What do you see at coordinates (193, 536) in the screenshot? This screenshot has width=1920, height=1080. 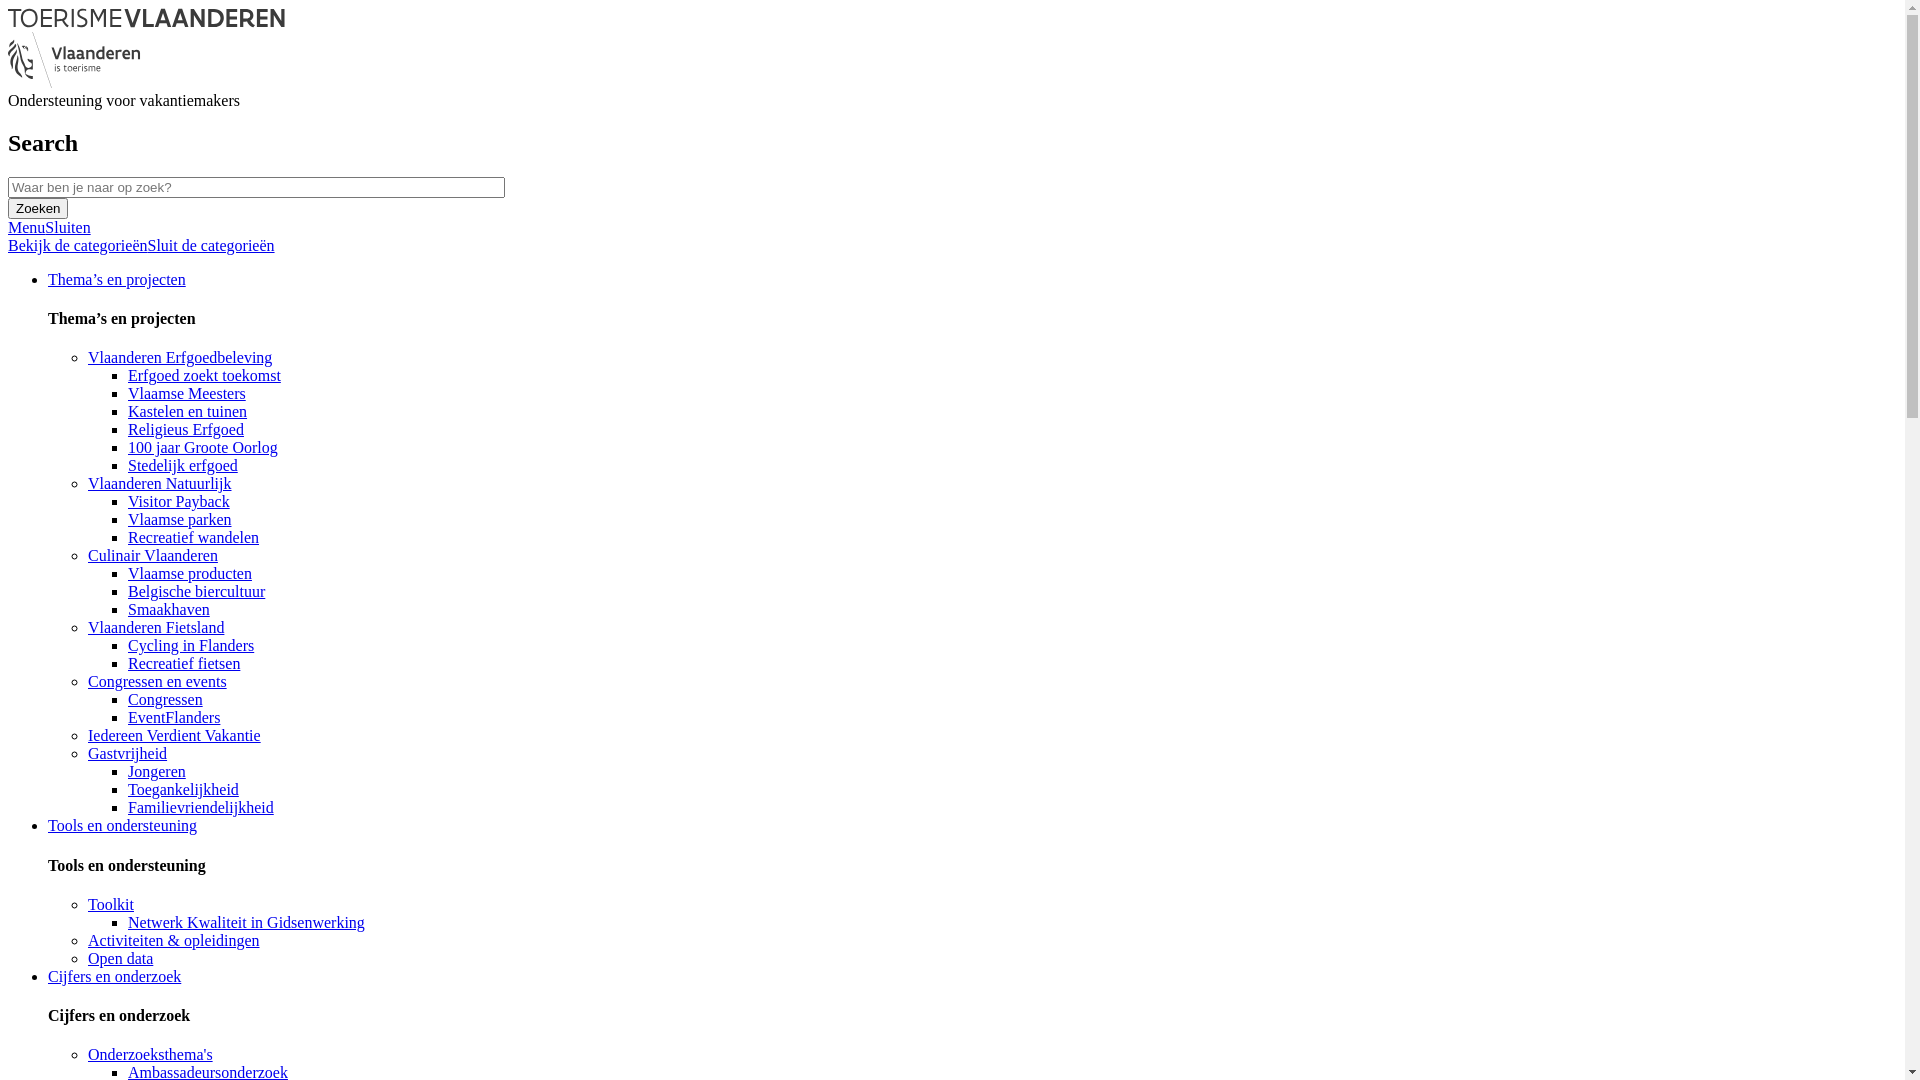 I see `'Recreatief wandelen'` at bounding box center [193, 536].